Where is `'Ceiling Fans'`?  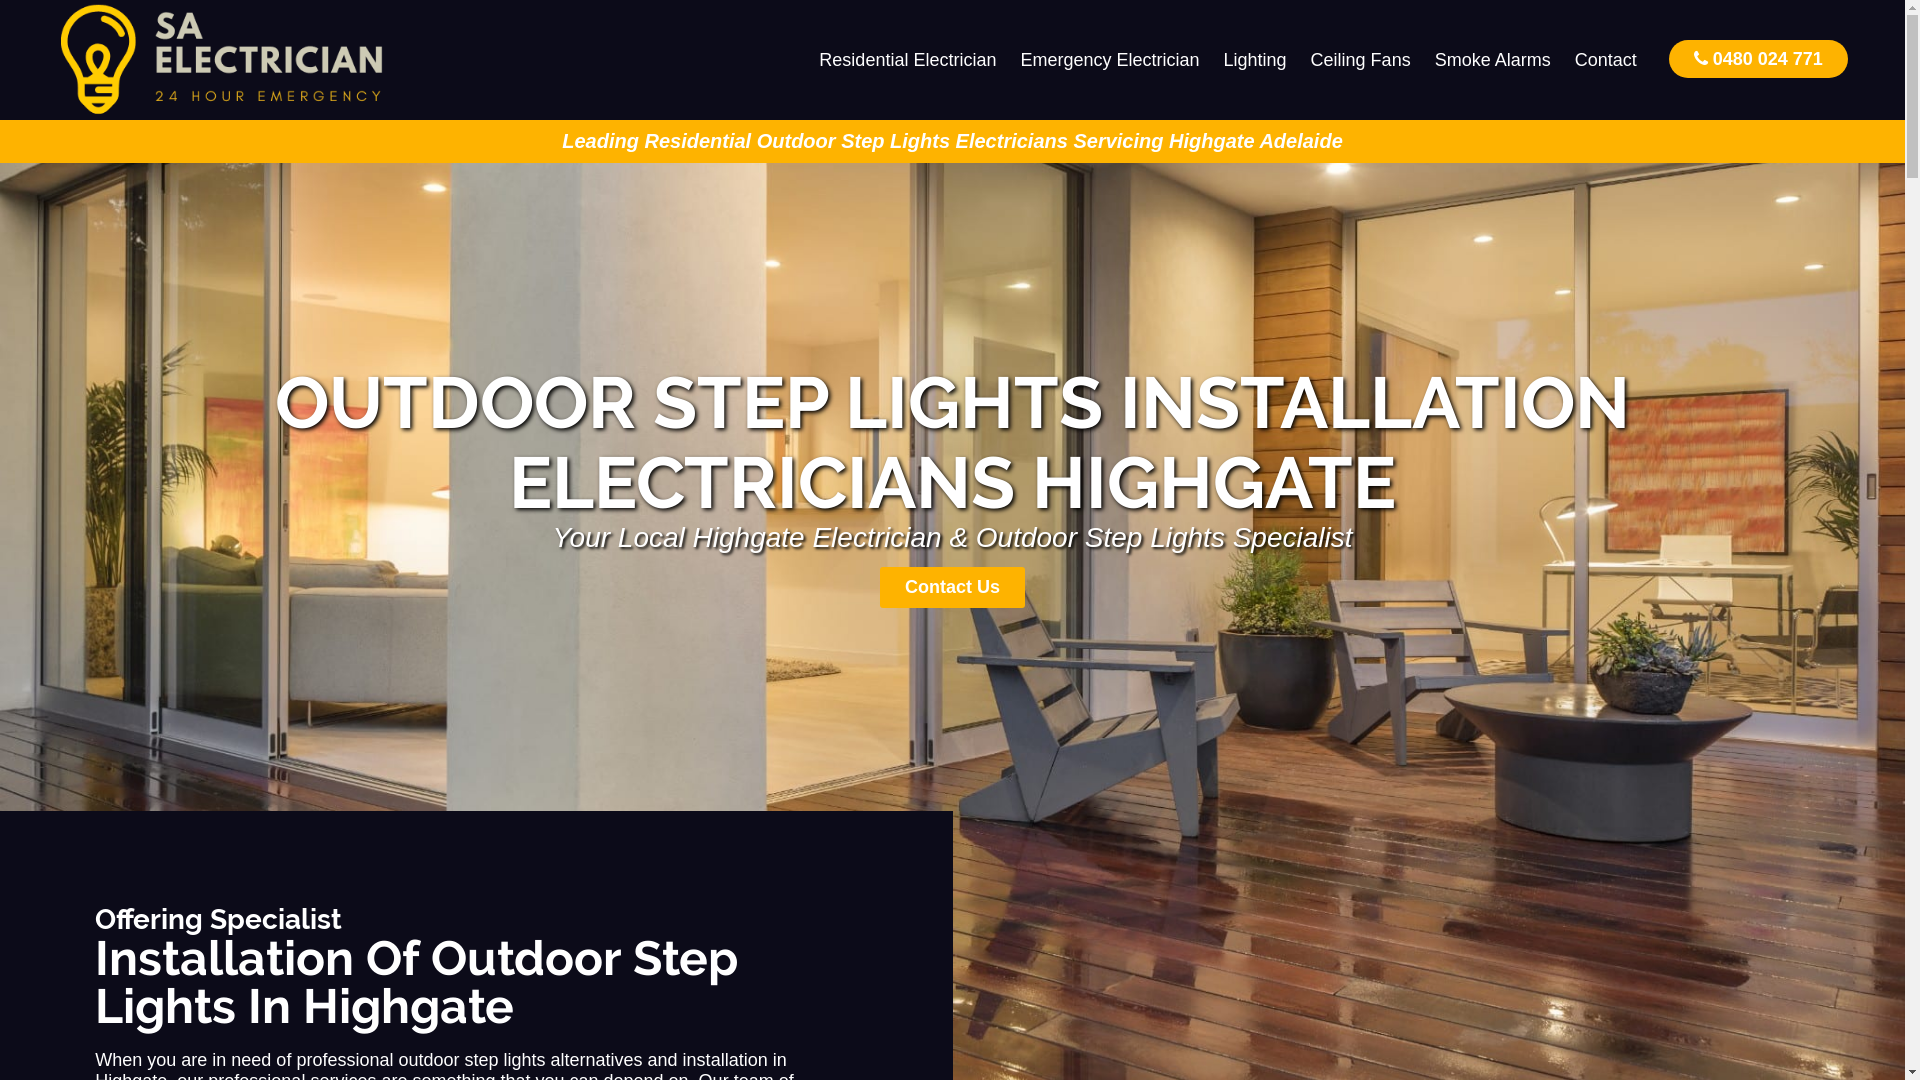 'Ceiling Fans' is located at coordinates (1360, 59).